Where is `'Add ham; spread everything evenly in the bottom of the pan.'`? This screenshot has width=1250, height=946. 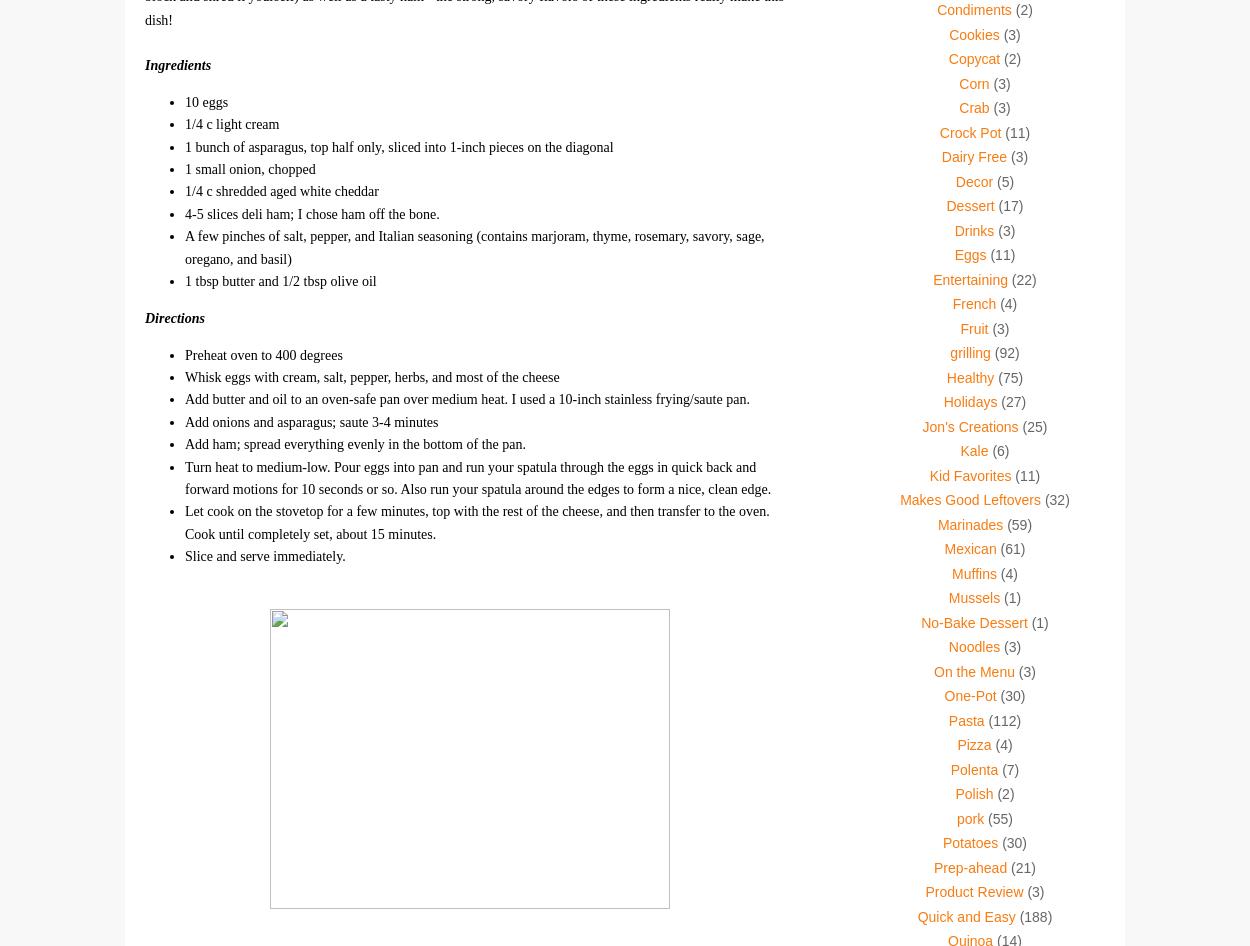 'Add ham; spread everything evenly in the bottom of the pan.' is located at coordinates (353, 443).